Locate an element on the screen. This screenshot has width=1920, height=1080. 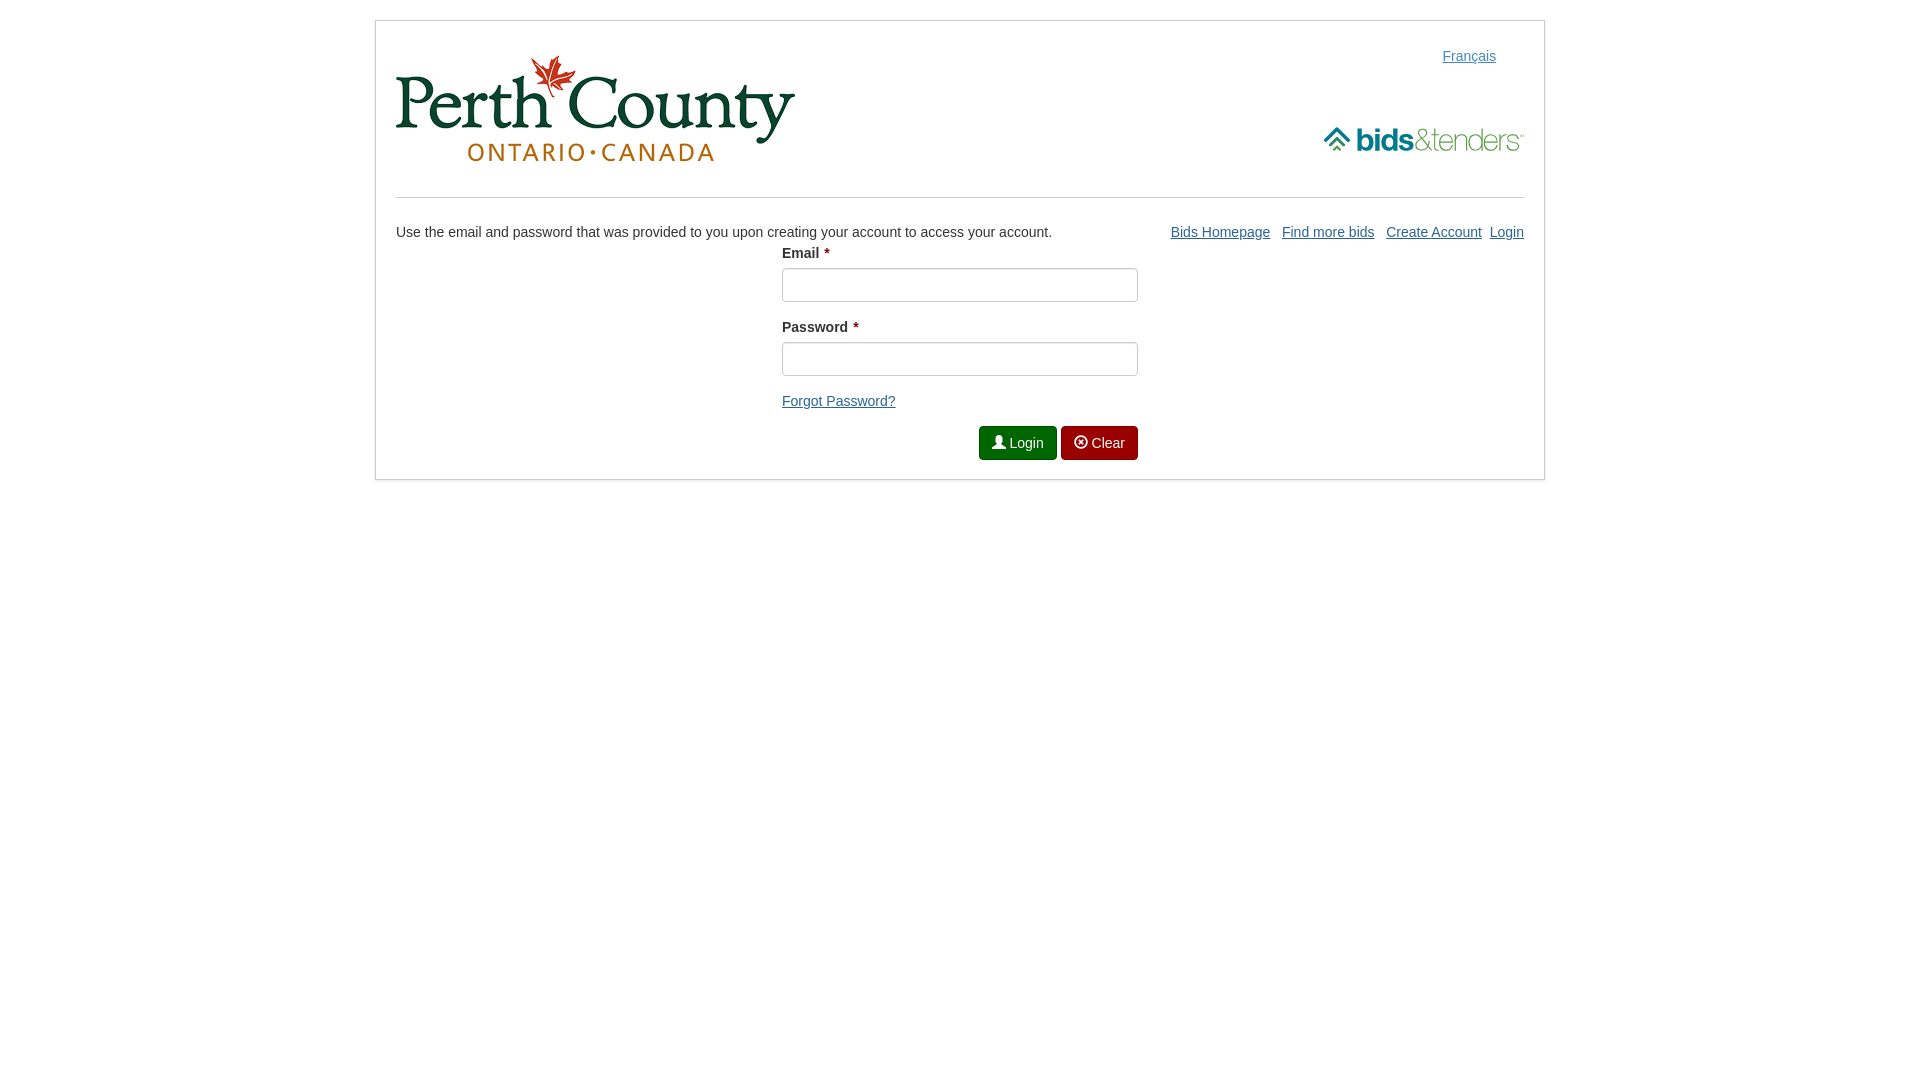
'Skip to Content (Press Enter)' is located at coordinates (0, 0).